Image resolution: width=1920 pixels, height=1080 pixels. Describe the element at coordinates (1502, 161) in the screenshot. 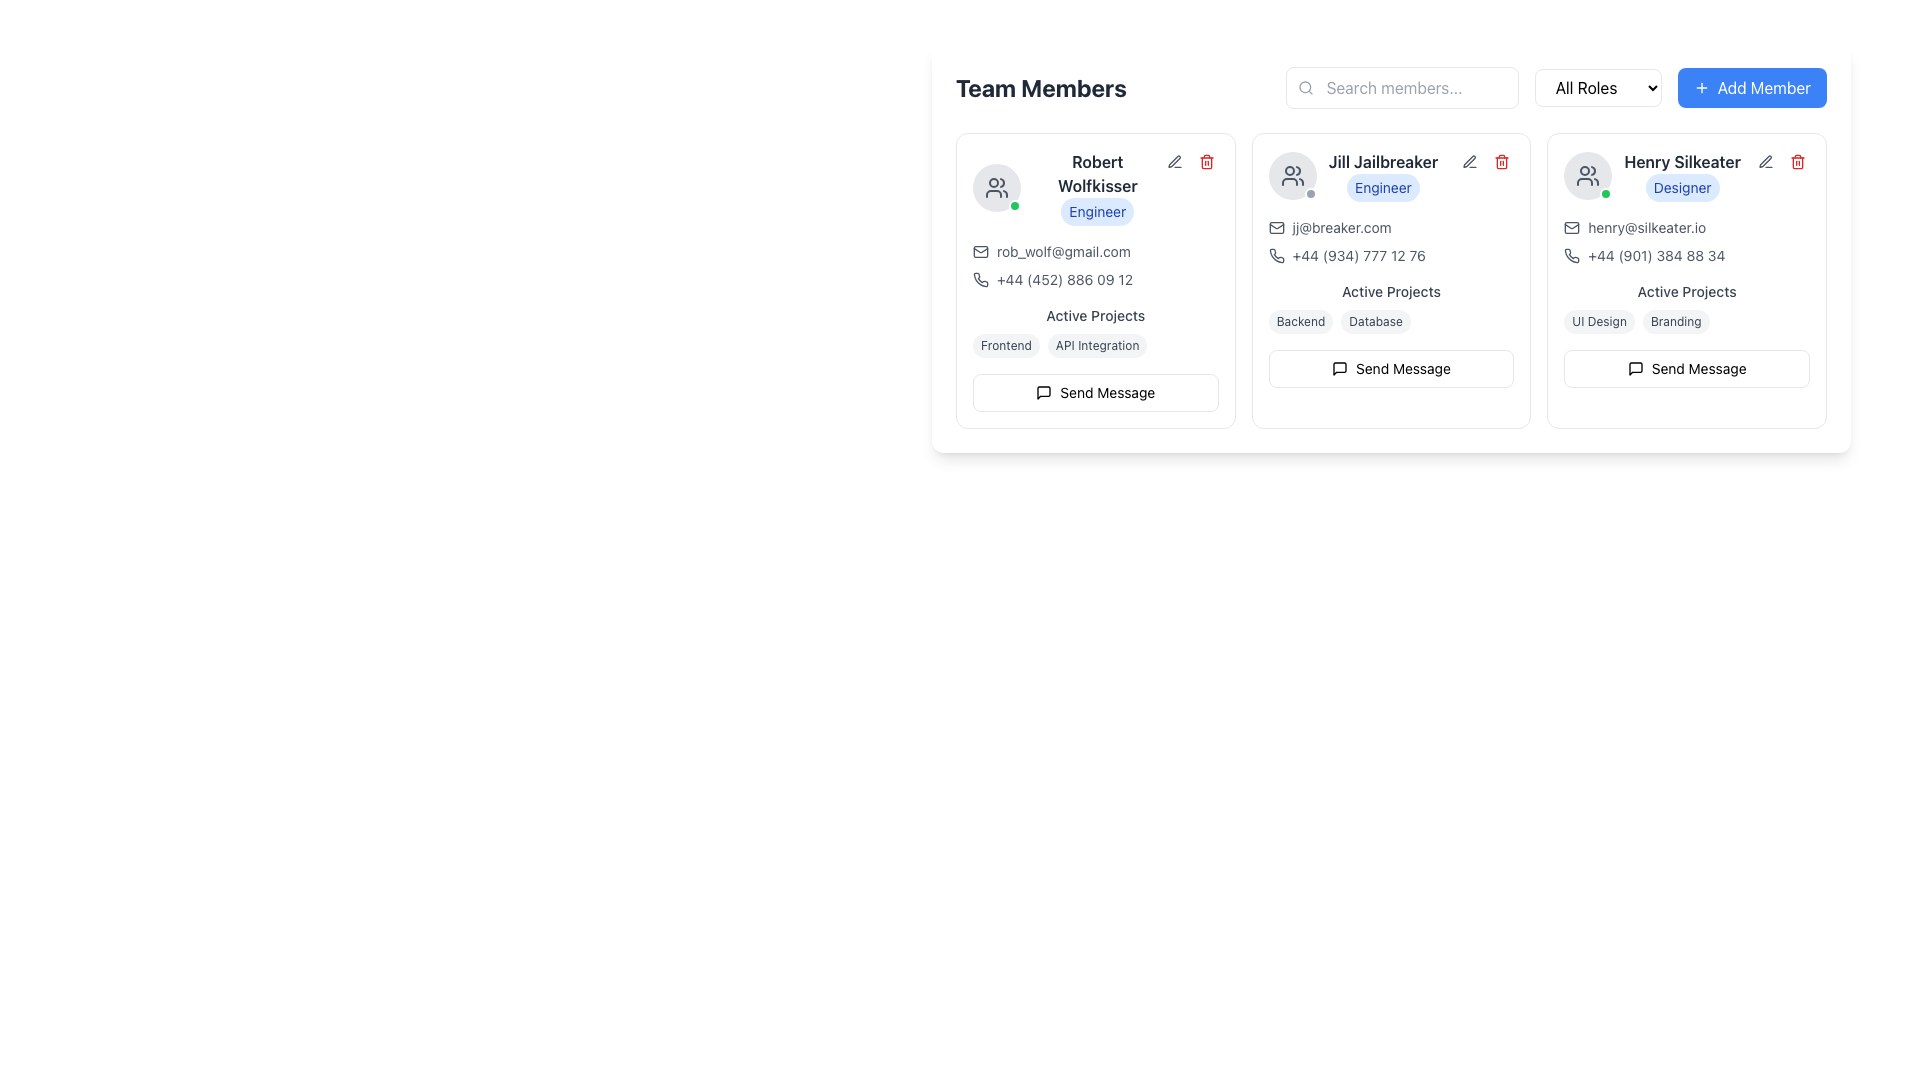

I see `the delete icon button located in the top-right corner of Jill Jailbreaker's user card` at that location.